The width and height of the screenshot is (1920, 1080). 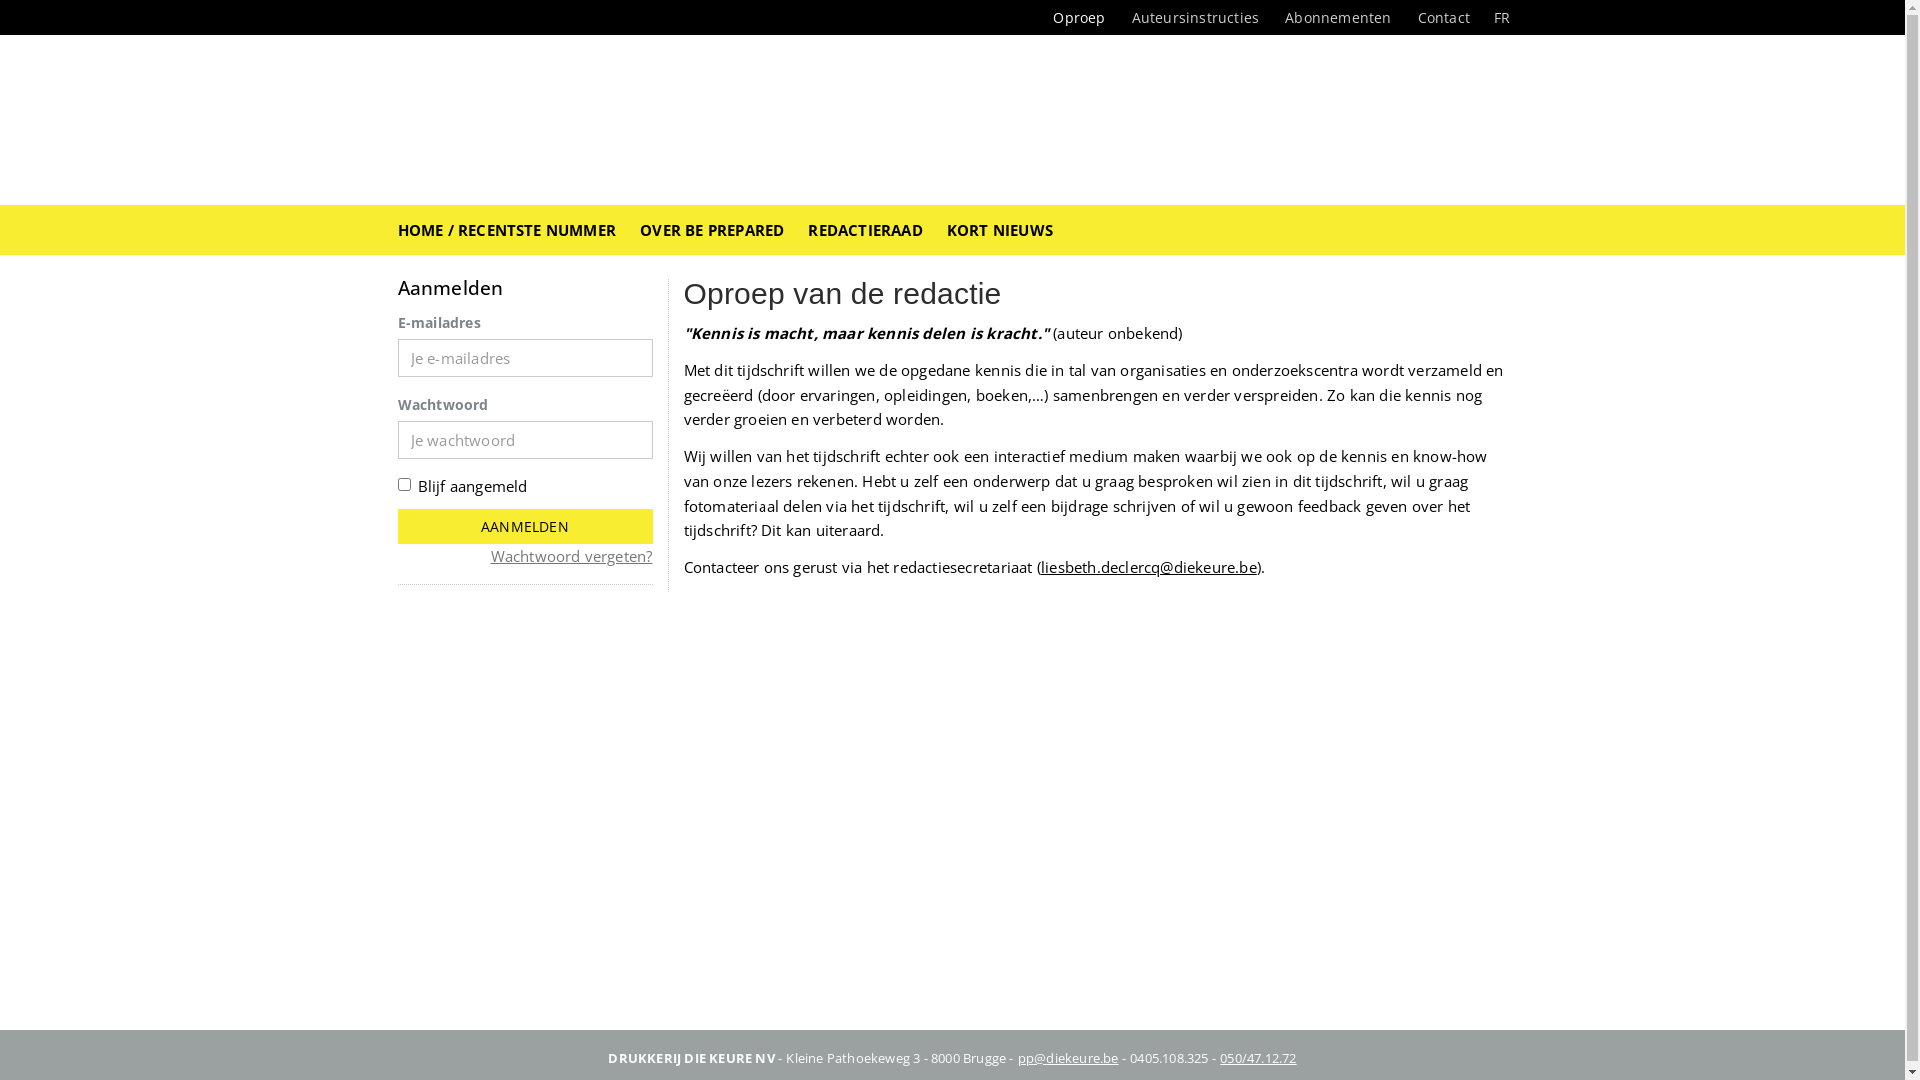 I want to click on 'KORT NIEUWS', so click(x=999, y=229).